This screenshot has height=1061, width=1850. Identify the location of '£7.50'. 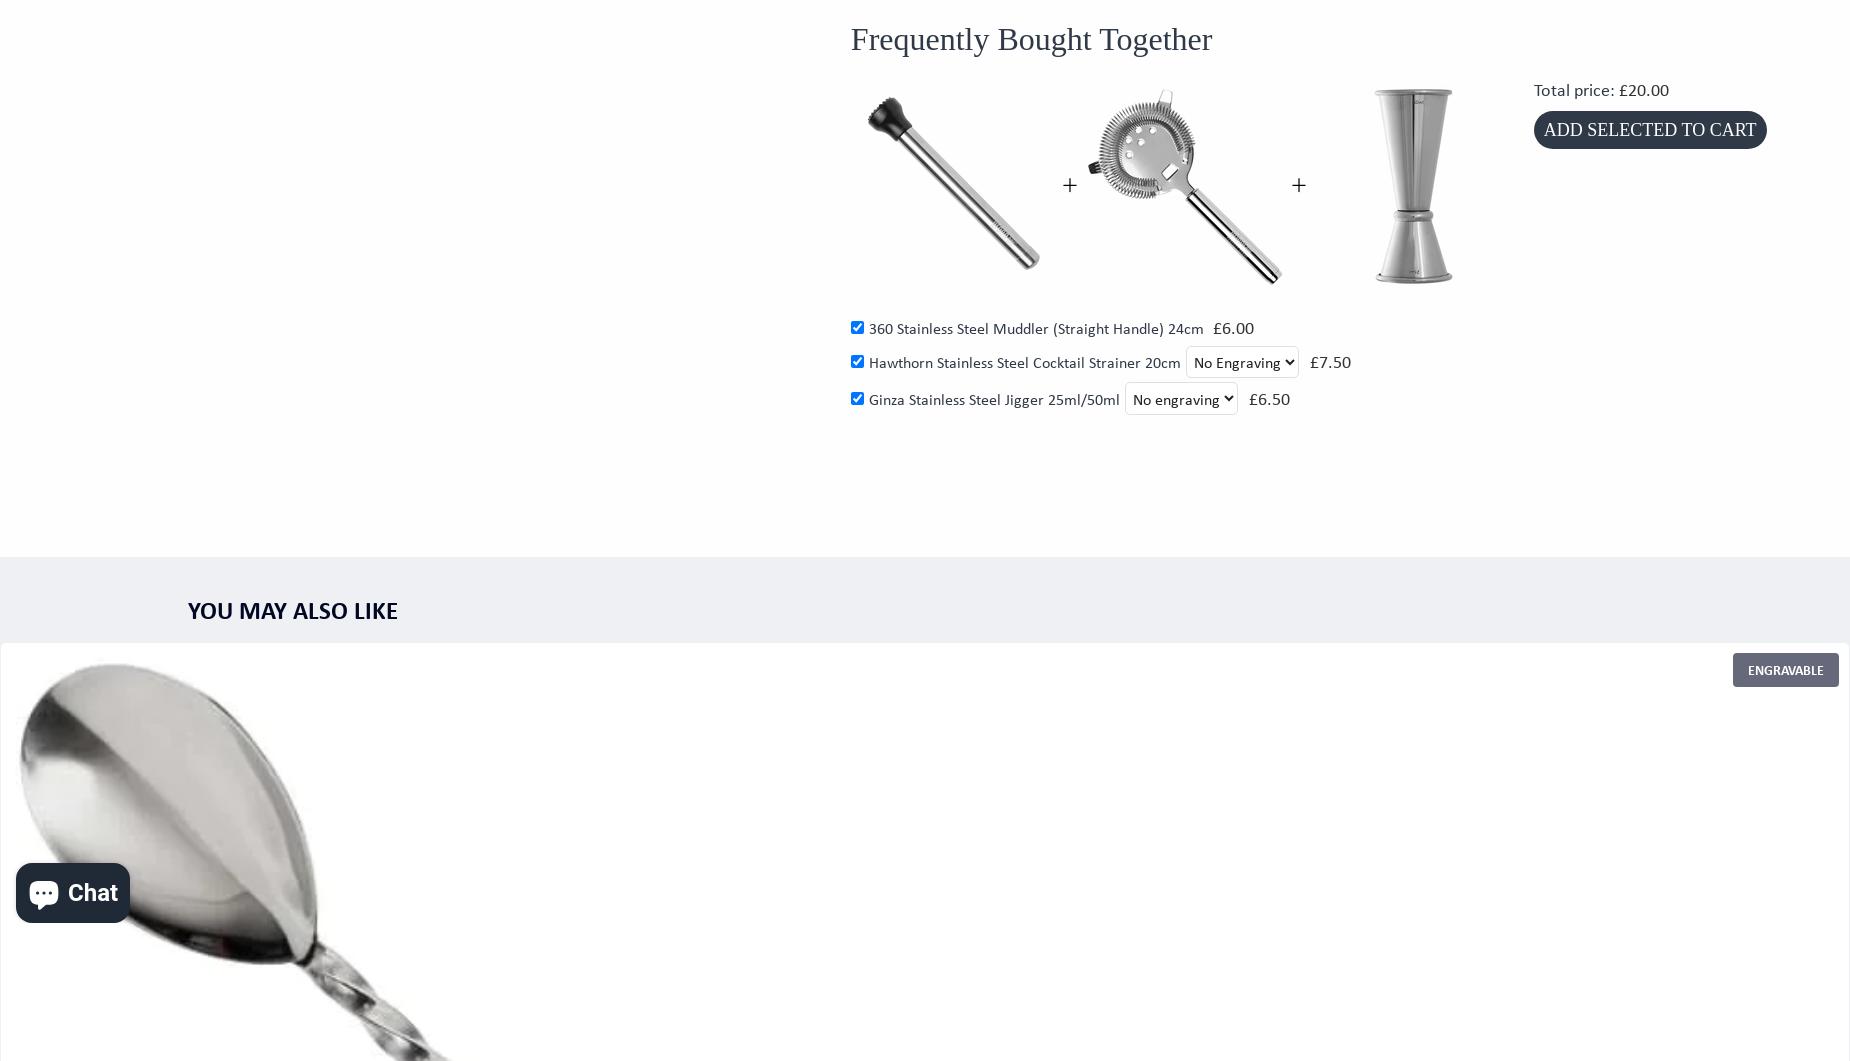
(1328, 360).